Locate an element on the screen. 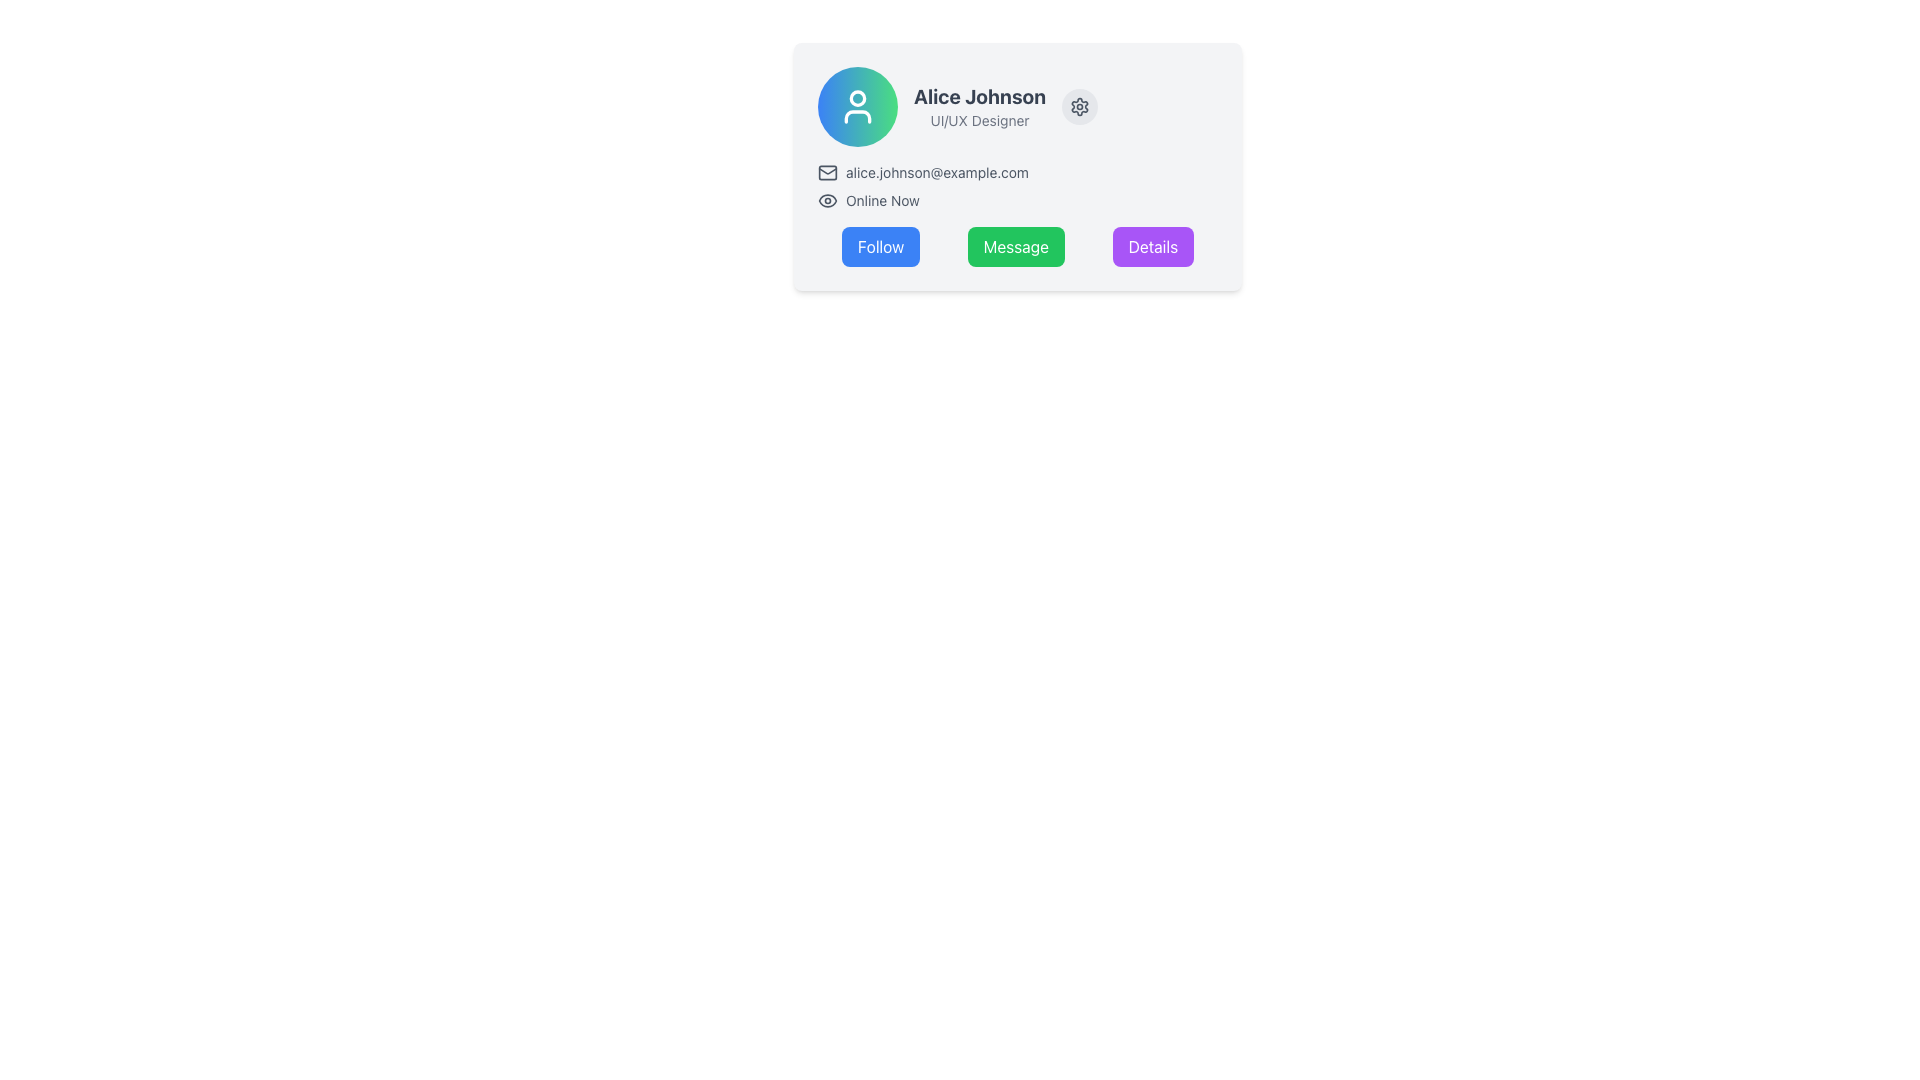 The height and width of the screenshot is (1080, 1920). the Text Label that indicates the user's current online status, which is located below the user's email address and to the right of an eye icon in the interface layout is located at coordinates (881, 200).